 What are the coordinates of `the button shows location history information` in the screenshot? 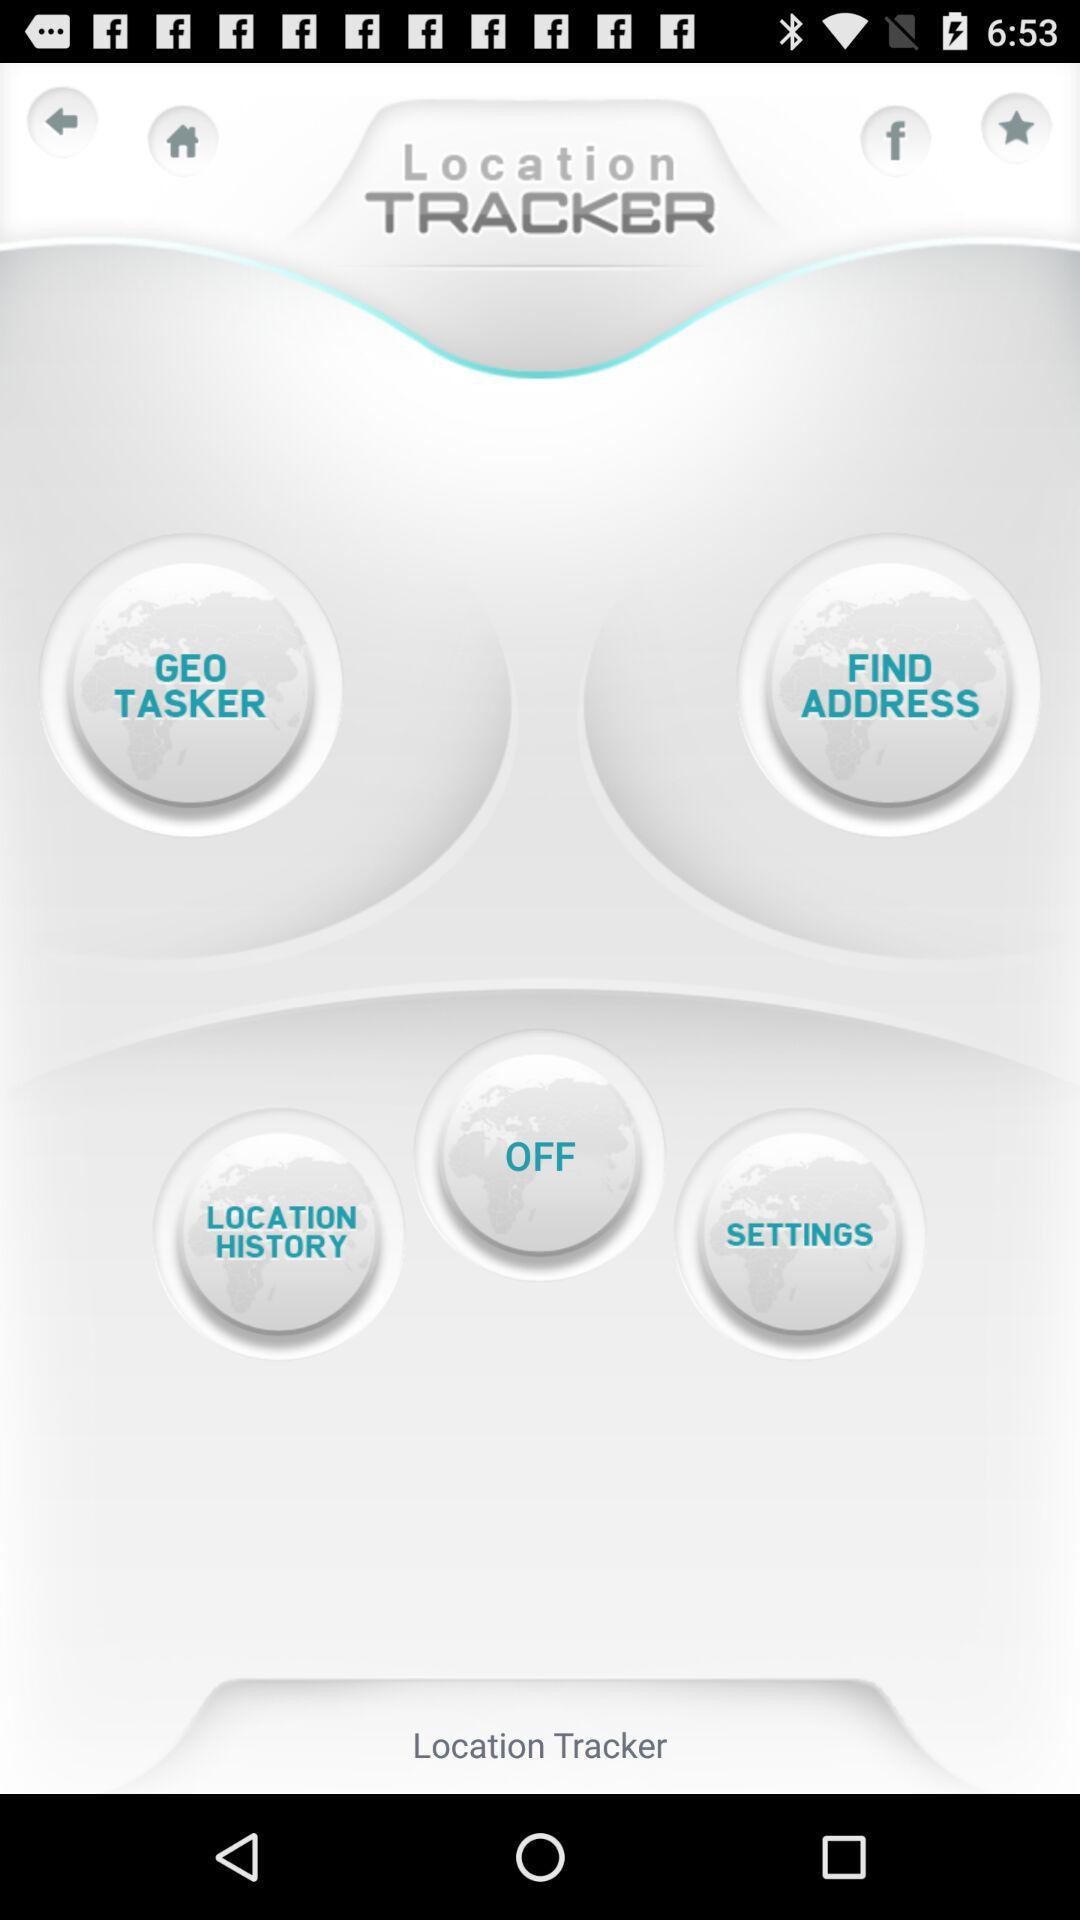 It's located at (278, 1233).